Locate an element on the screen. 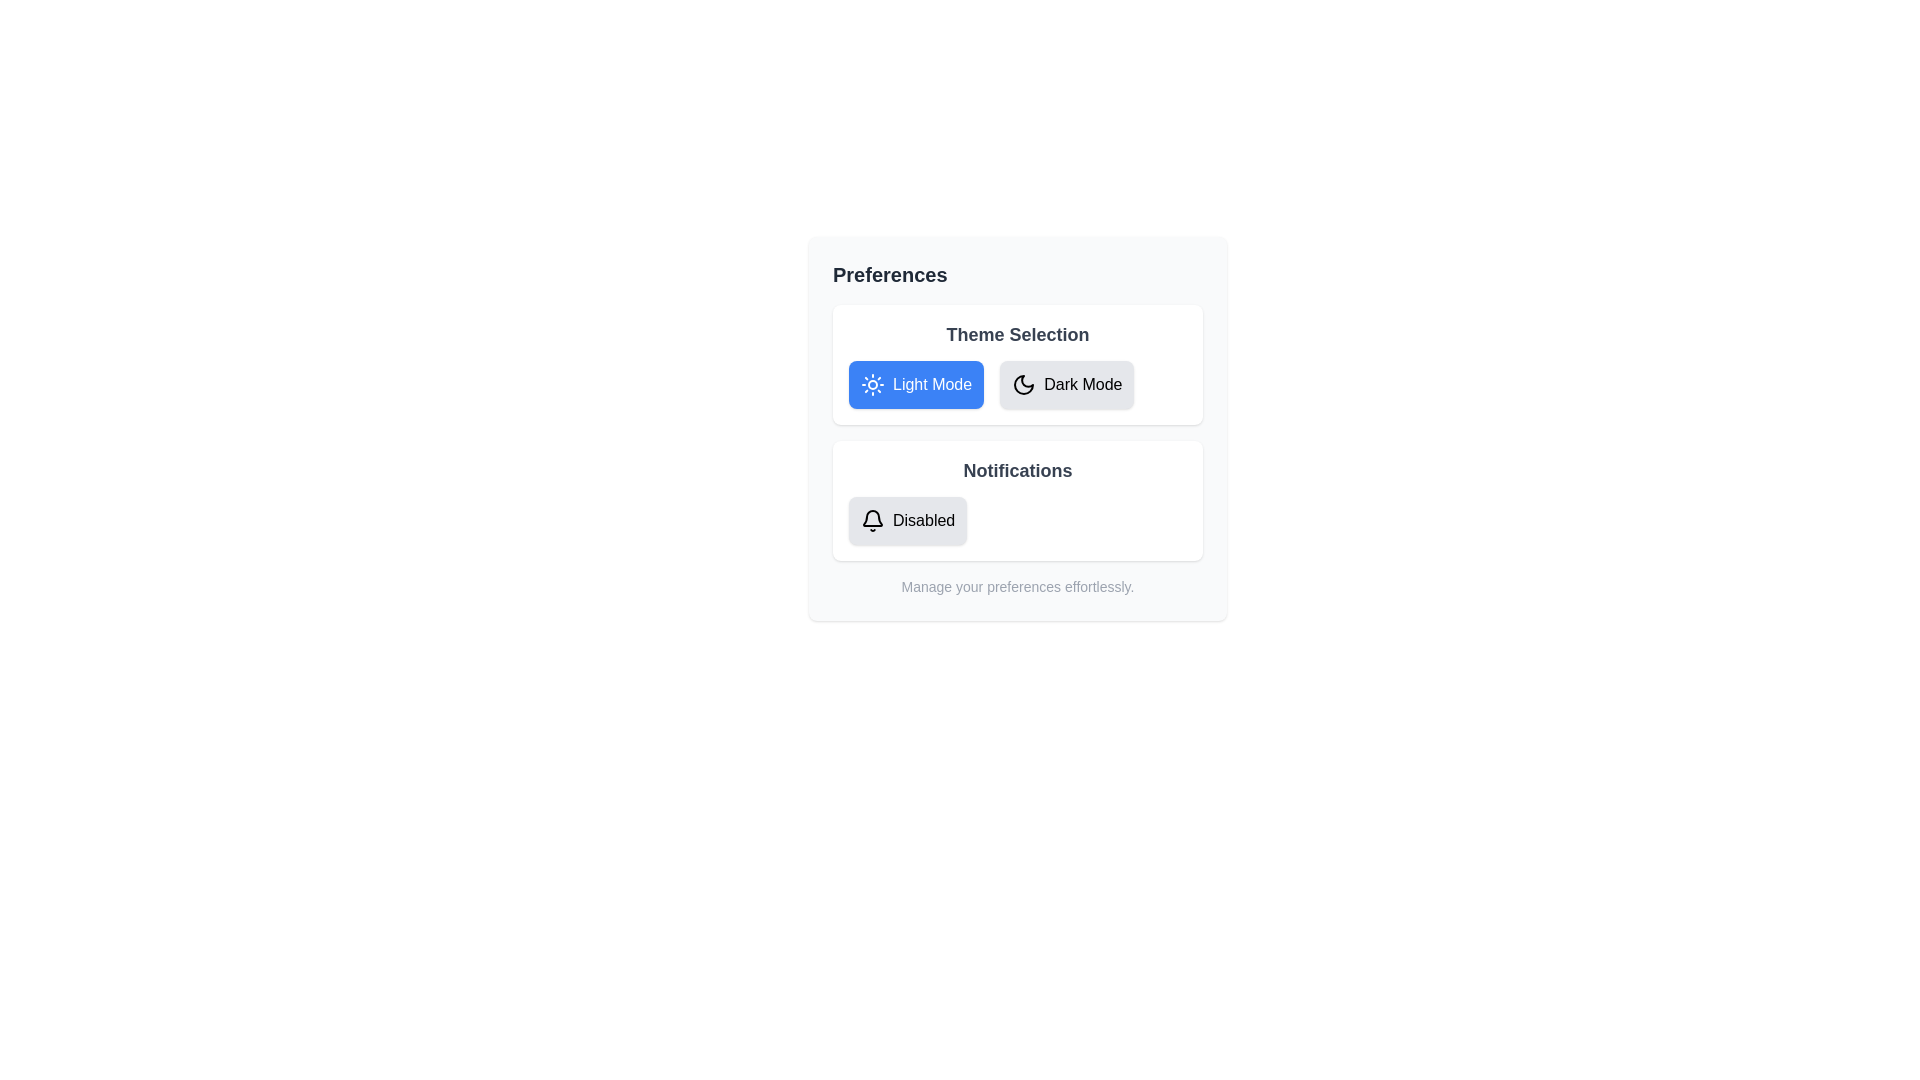  the notification settings icon located within the 'Disabled' button in the preference settings section is located at coordinates (873, 519).